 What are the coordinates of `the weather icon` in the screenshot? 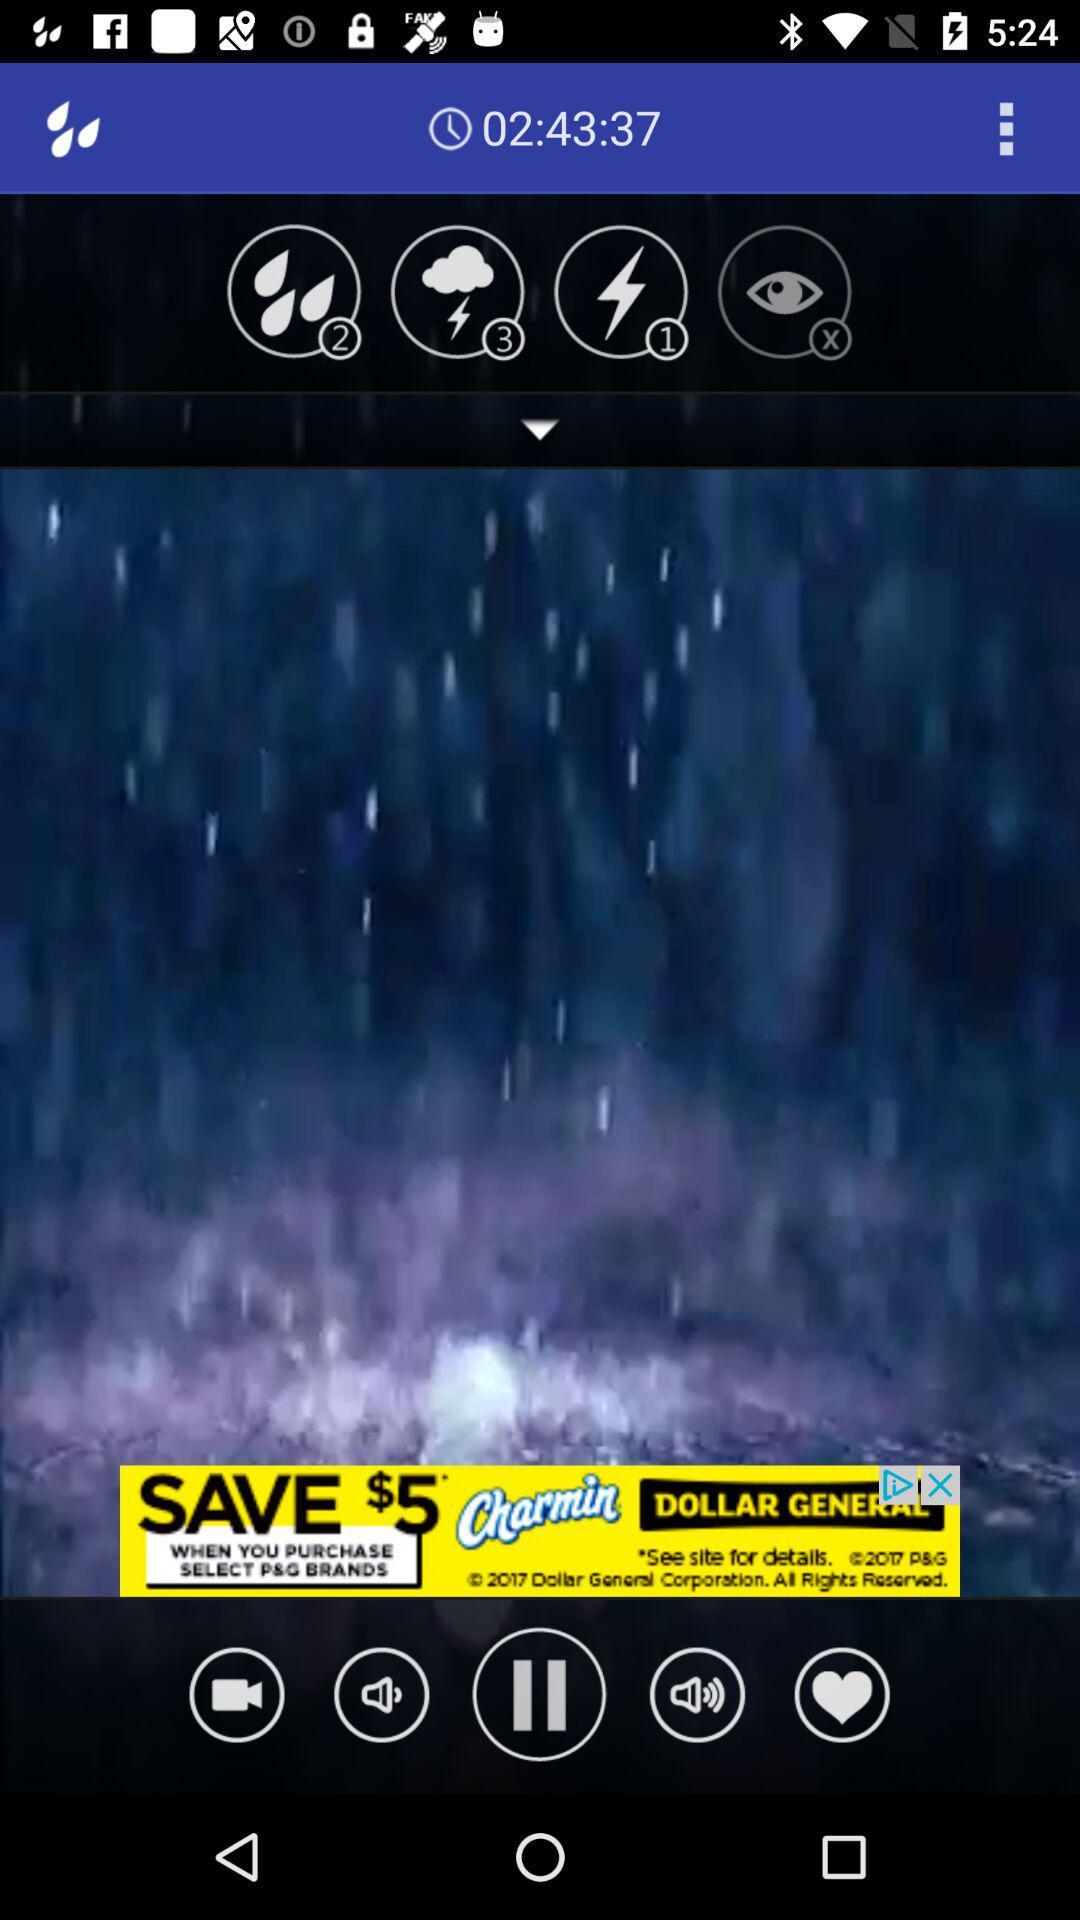 It's located at (294, 291).